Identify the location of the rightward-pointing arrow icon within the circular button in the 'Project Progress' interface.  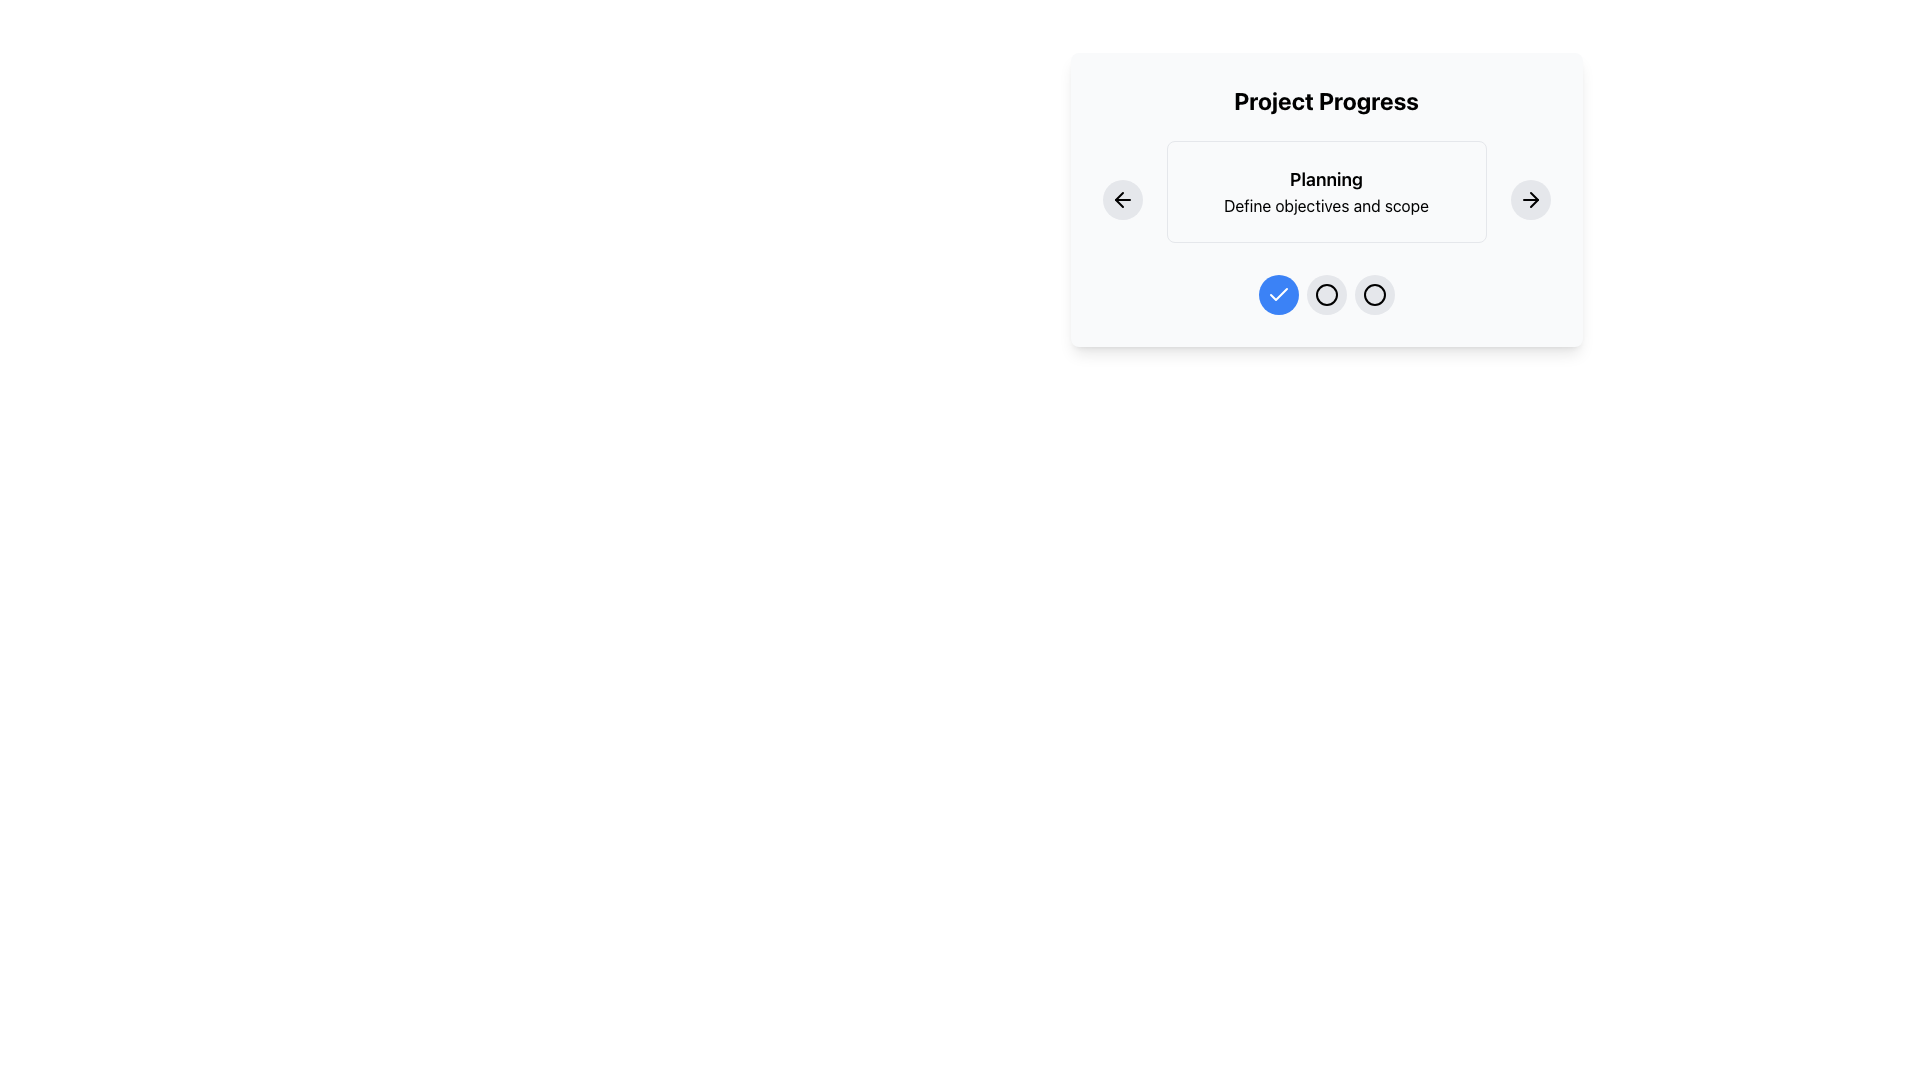
(1529, 200).